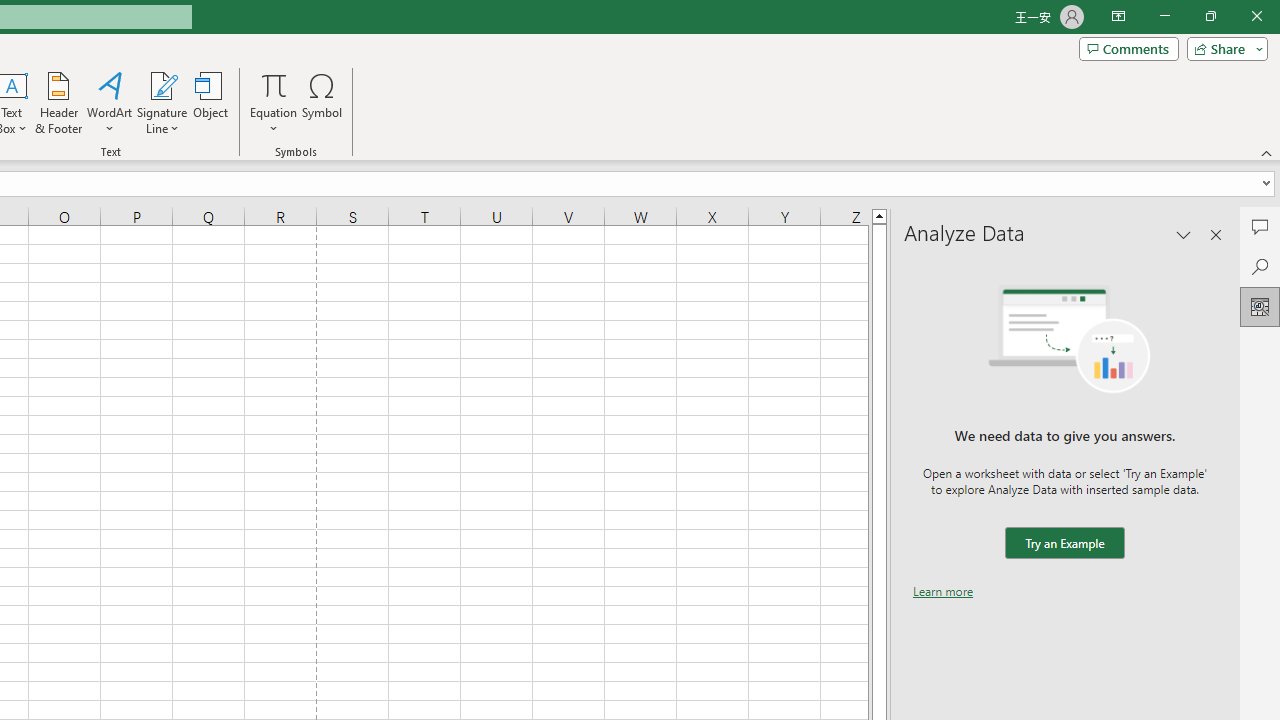 The height and width of the screenshot is (720, 1280). What do you see at coordinates (210, 103) in the screenshot?
I see `'Object...'` at bounding box center [210, 103].